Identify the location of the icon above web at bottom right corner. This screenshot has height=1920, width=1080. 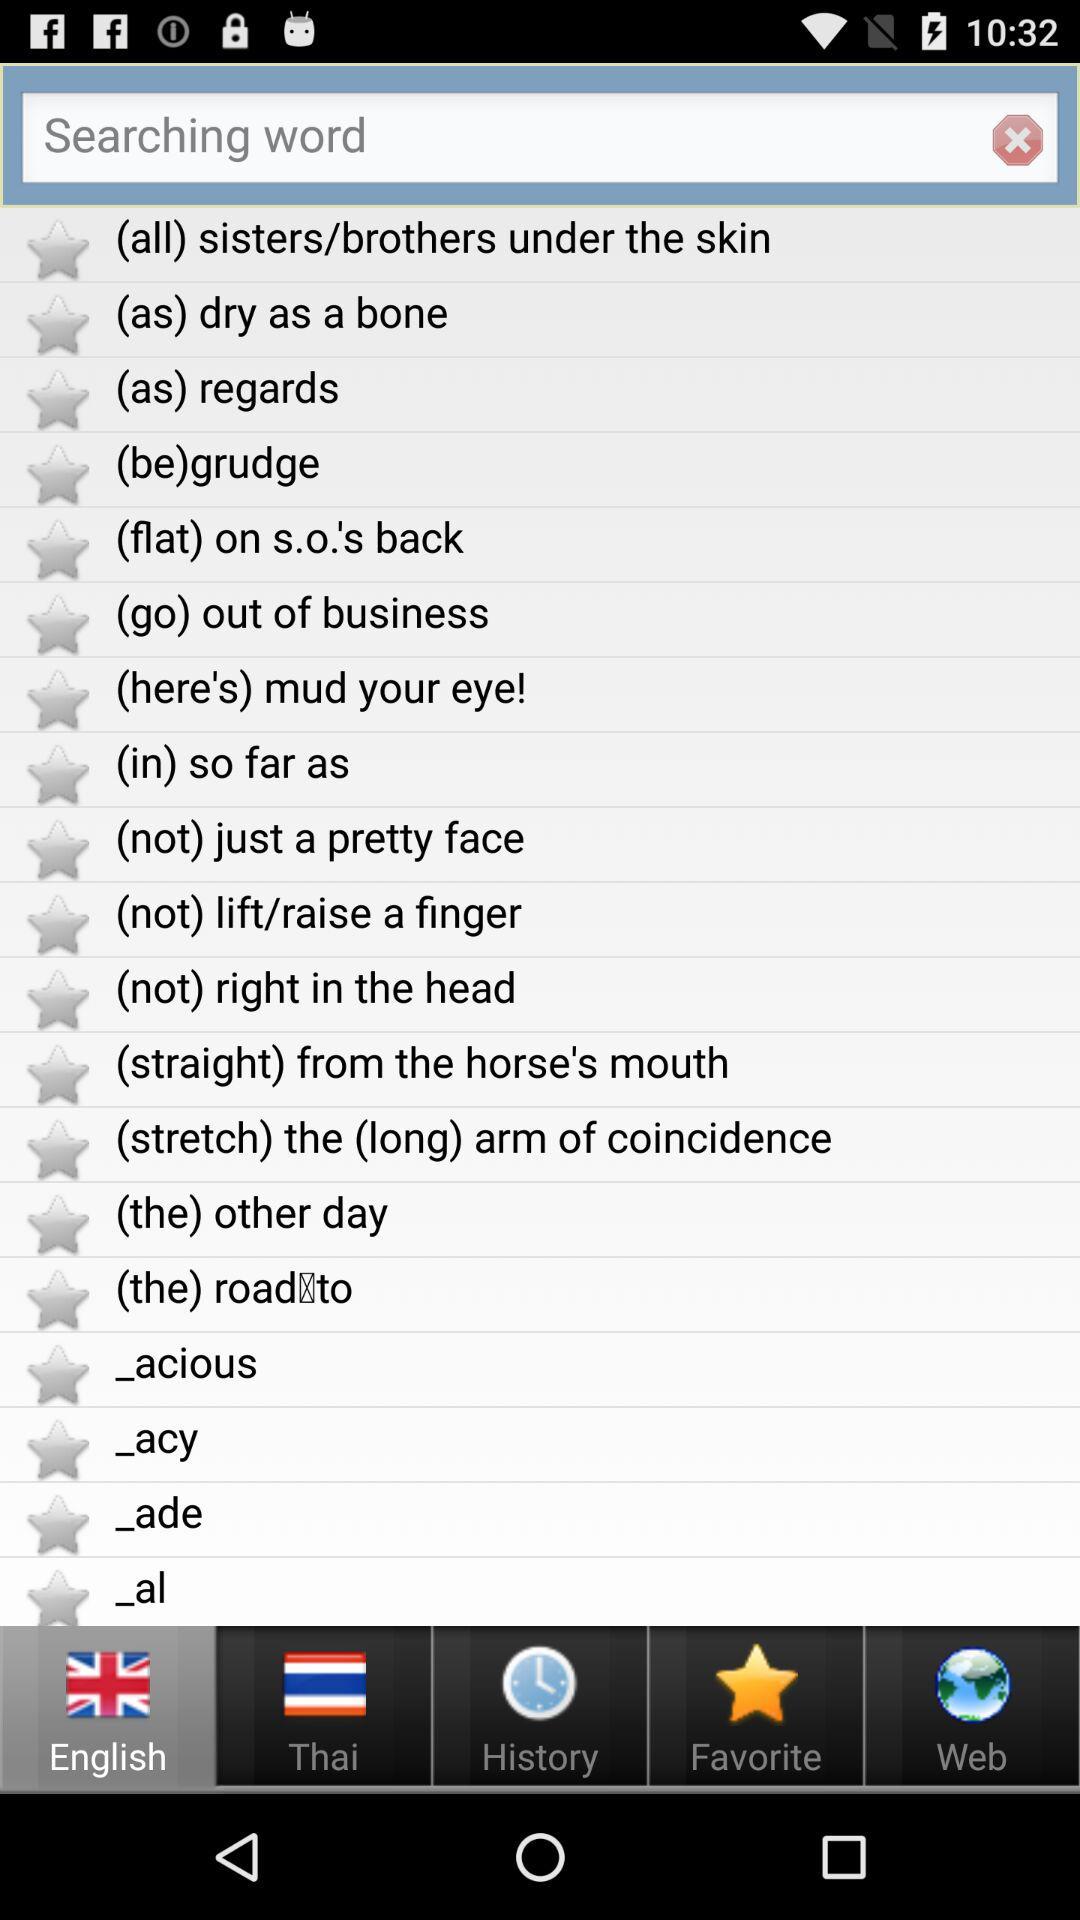
(971, 1683).